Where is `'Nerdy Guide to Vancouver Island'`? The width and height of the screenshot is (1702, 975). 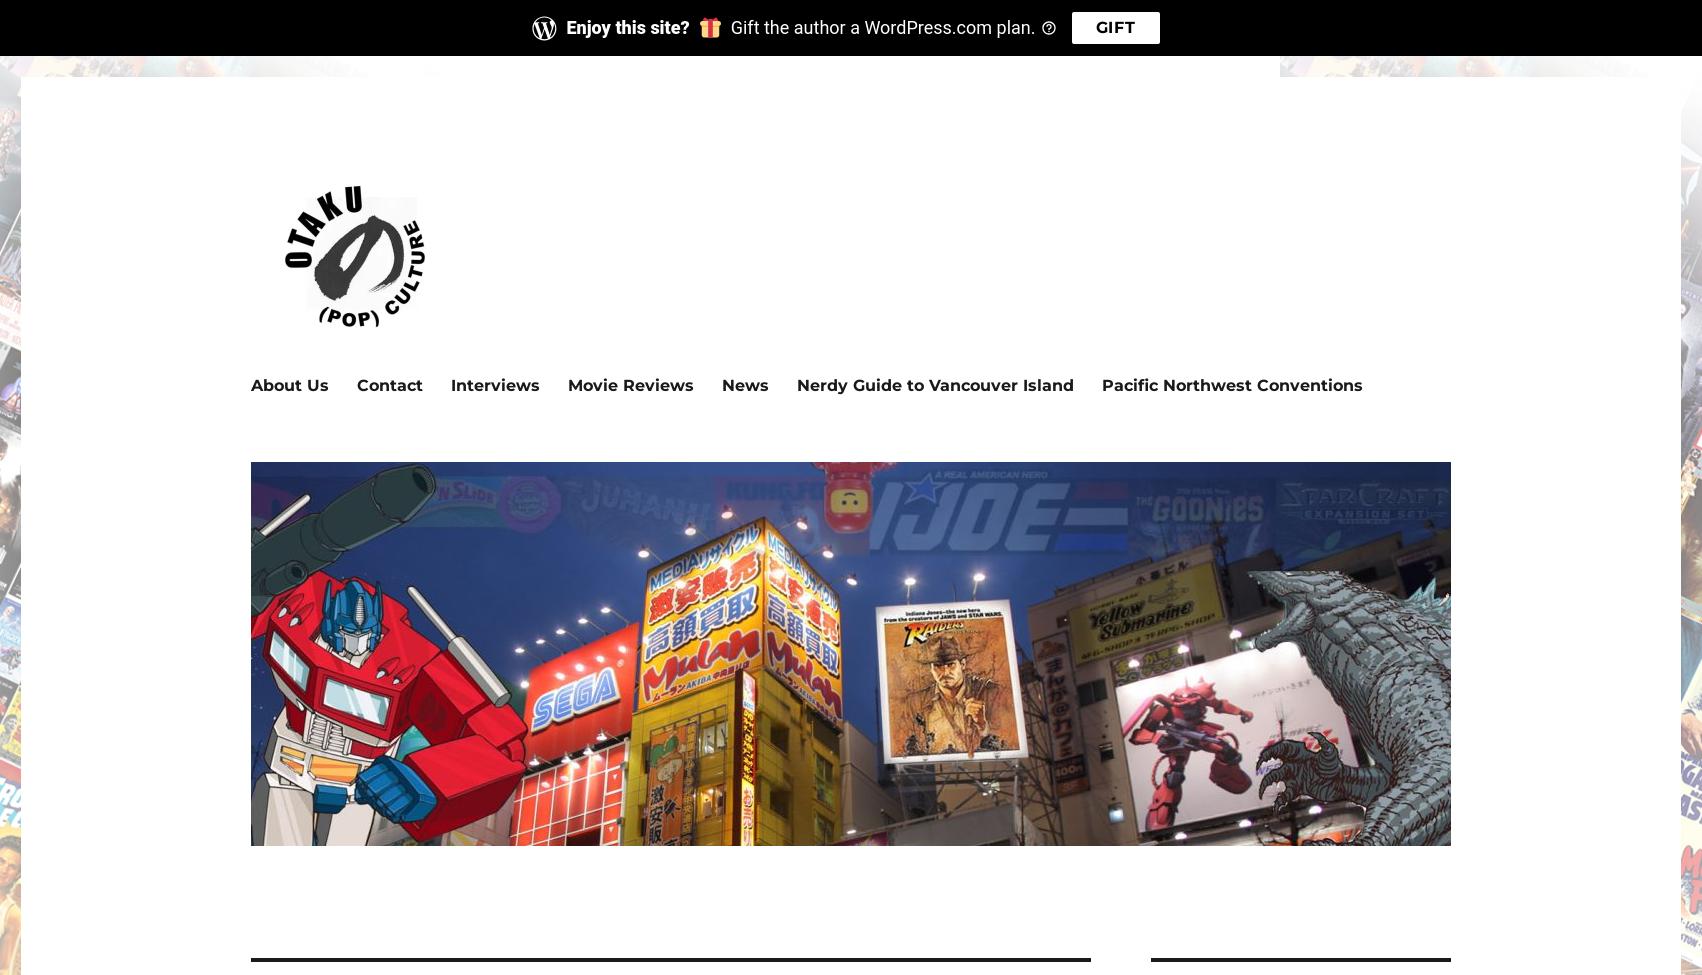
'Nerdy Guide to Vancouver Island' is located at coordinates (935, 383).